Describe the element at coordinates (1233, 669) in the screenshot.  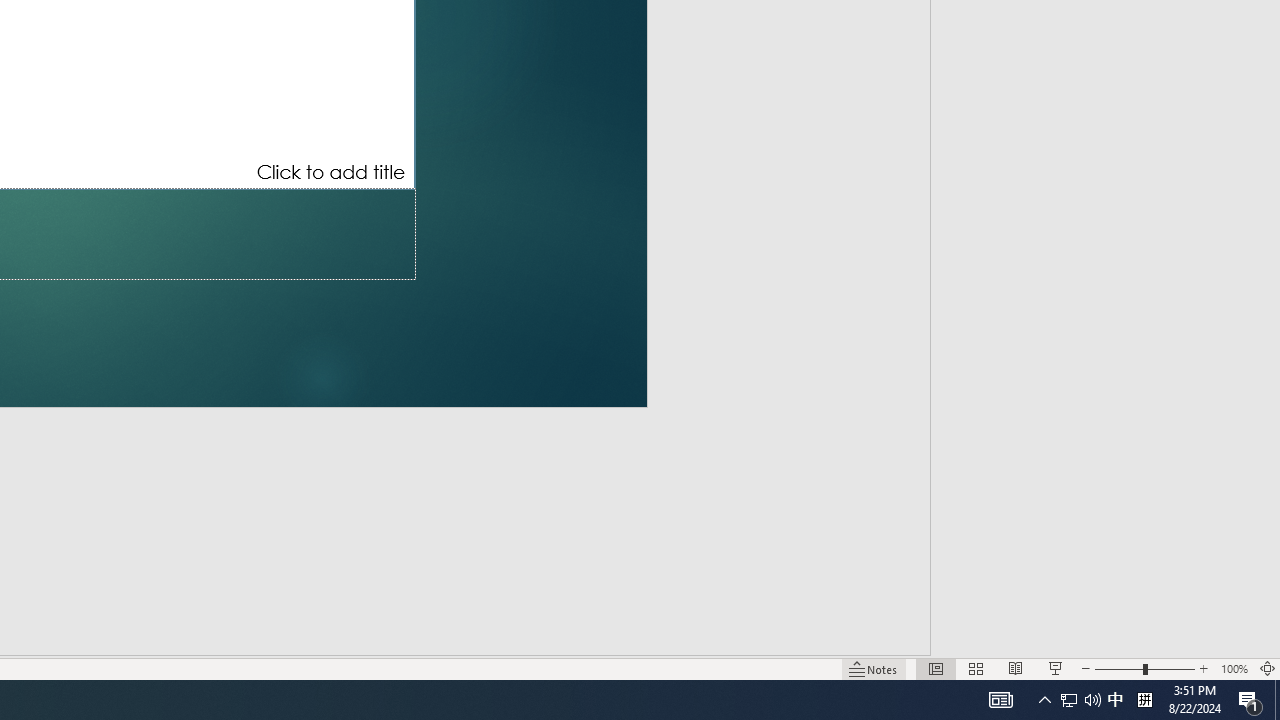
I see `'Zoom 100%'` at that location.